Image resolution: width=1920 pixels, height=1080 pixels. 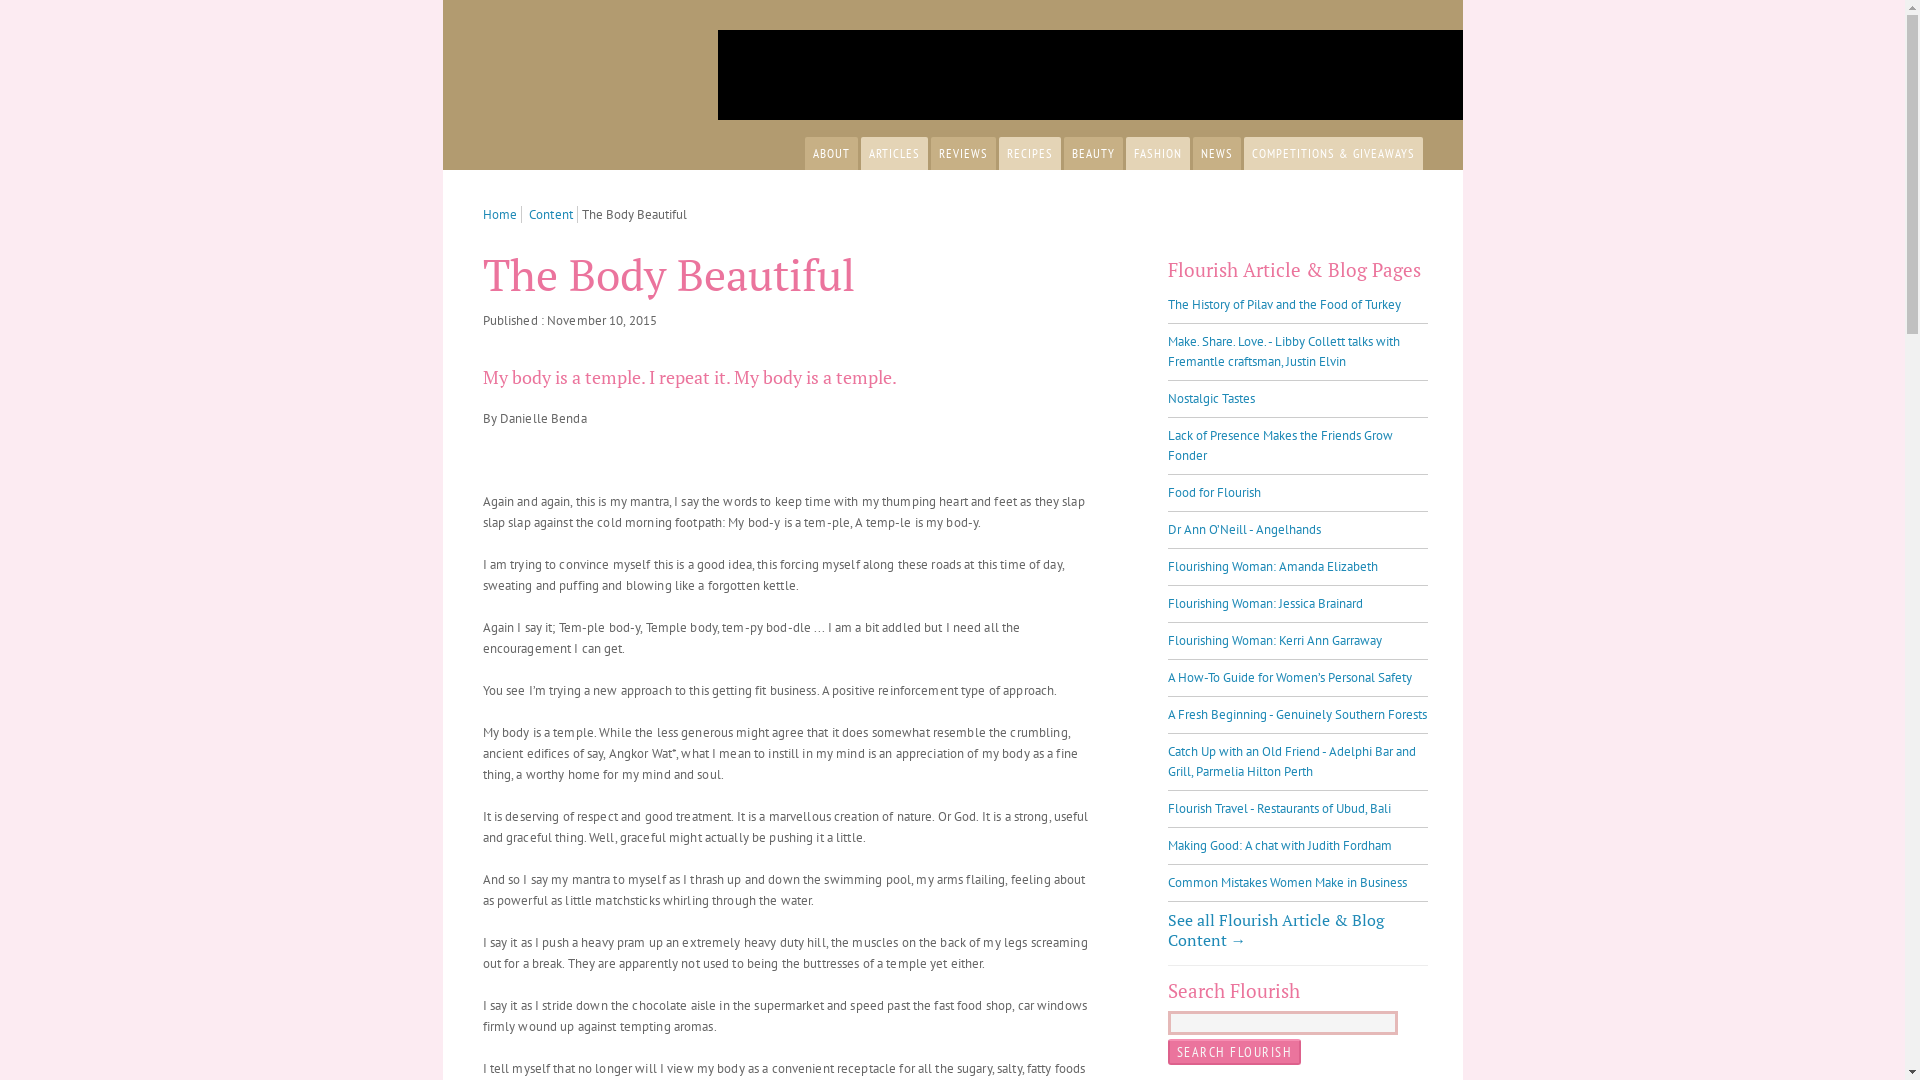 I want to click on 'The History of Pilav and the Food of Turkey', so click(x=1284, y=304).